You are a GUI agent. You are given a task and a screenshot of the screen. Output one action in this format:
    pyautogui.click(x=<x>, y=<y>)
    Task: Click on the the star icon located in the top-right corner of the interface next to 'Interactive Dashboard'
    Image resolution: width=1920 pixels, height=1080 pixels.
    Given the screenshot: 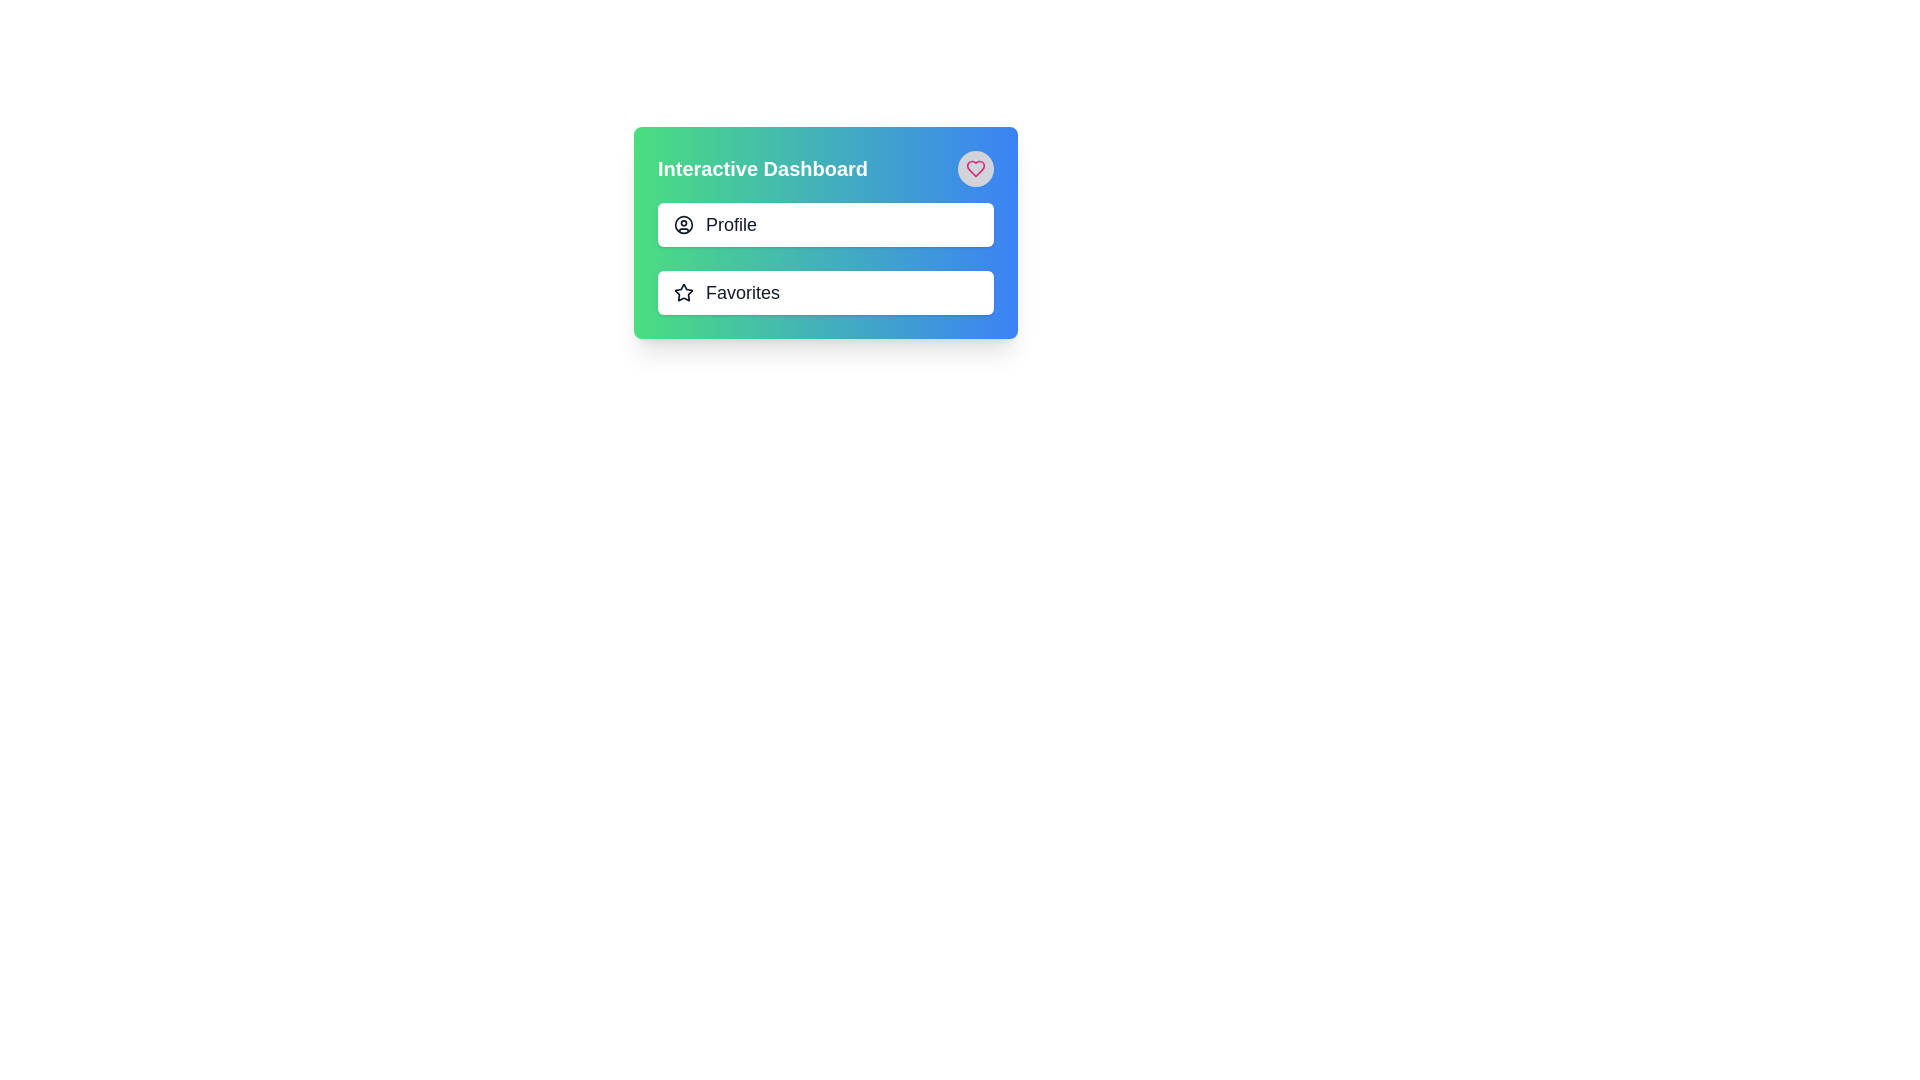 What is the action you would take?
    pyautogui.click(x=684, y=292)
    